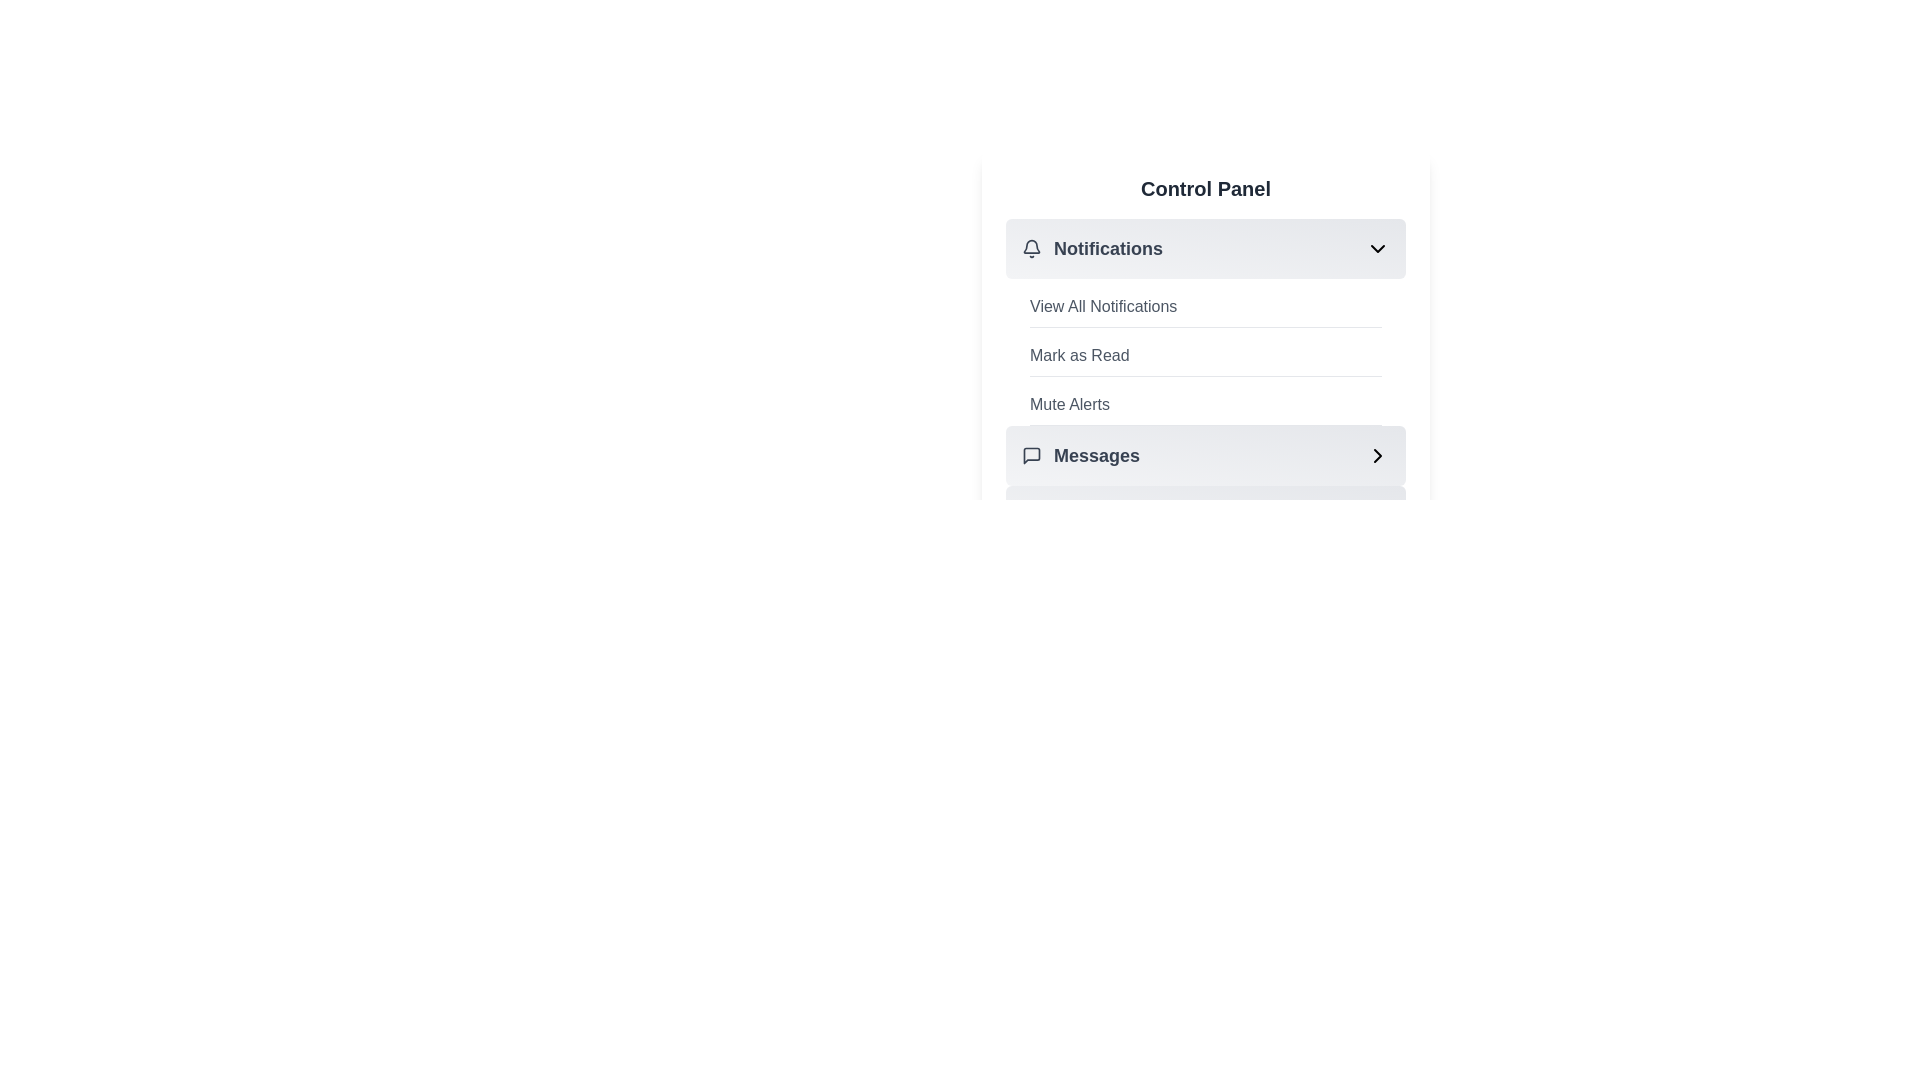  Describe the element at coordinates (1032, 455) in the screenshot. I see `the speech bubble icon located to the left of the 'Messages' text label` at that location.